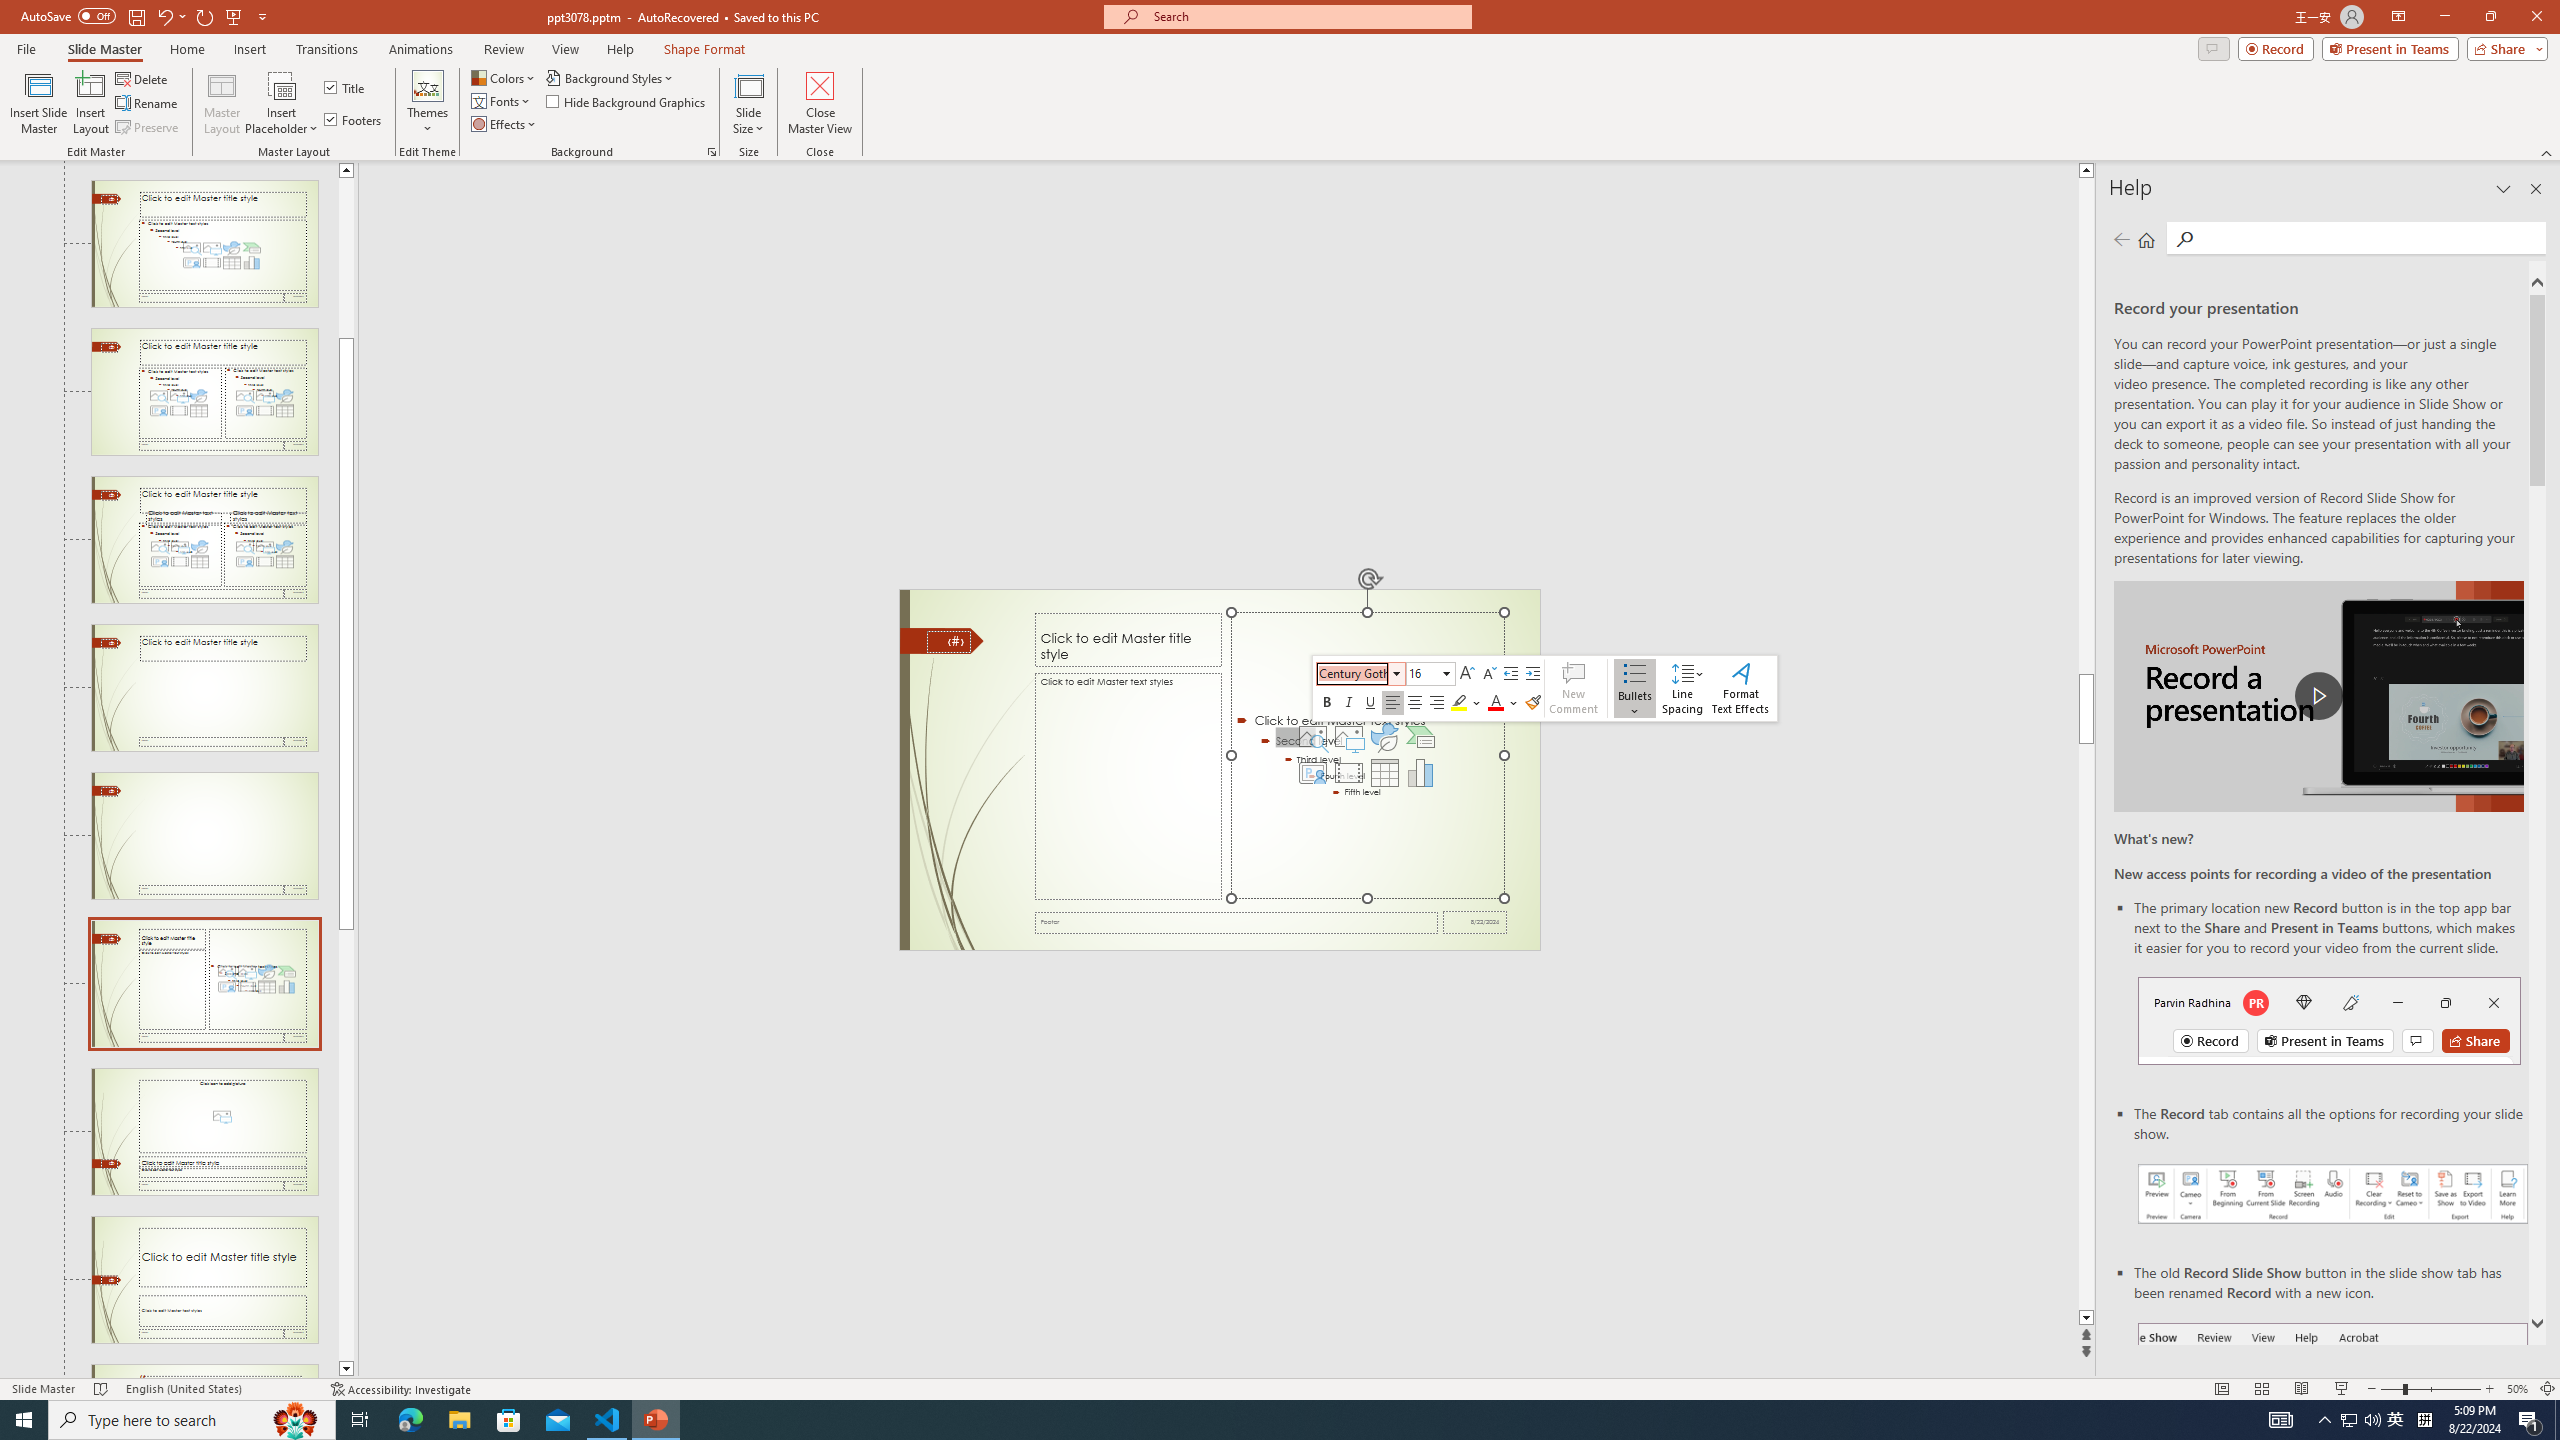 The height and width of the screenshot is (1440, 2560). I want to click on 'Insert Video', so click(1349, 773).